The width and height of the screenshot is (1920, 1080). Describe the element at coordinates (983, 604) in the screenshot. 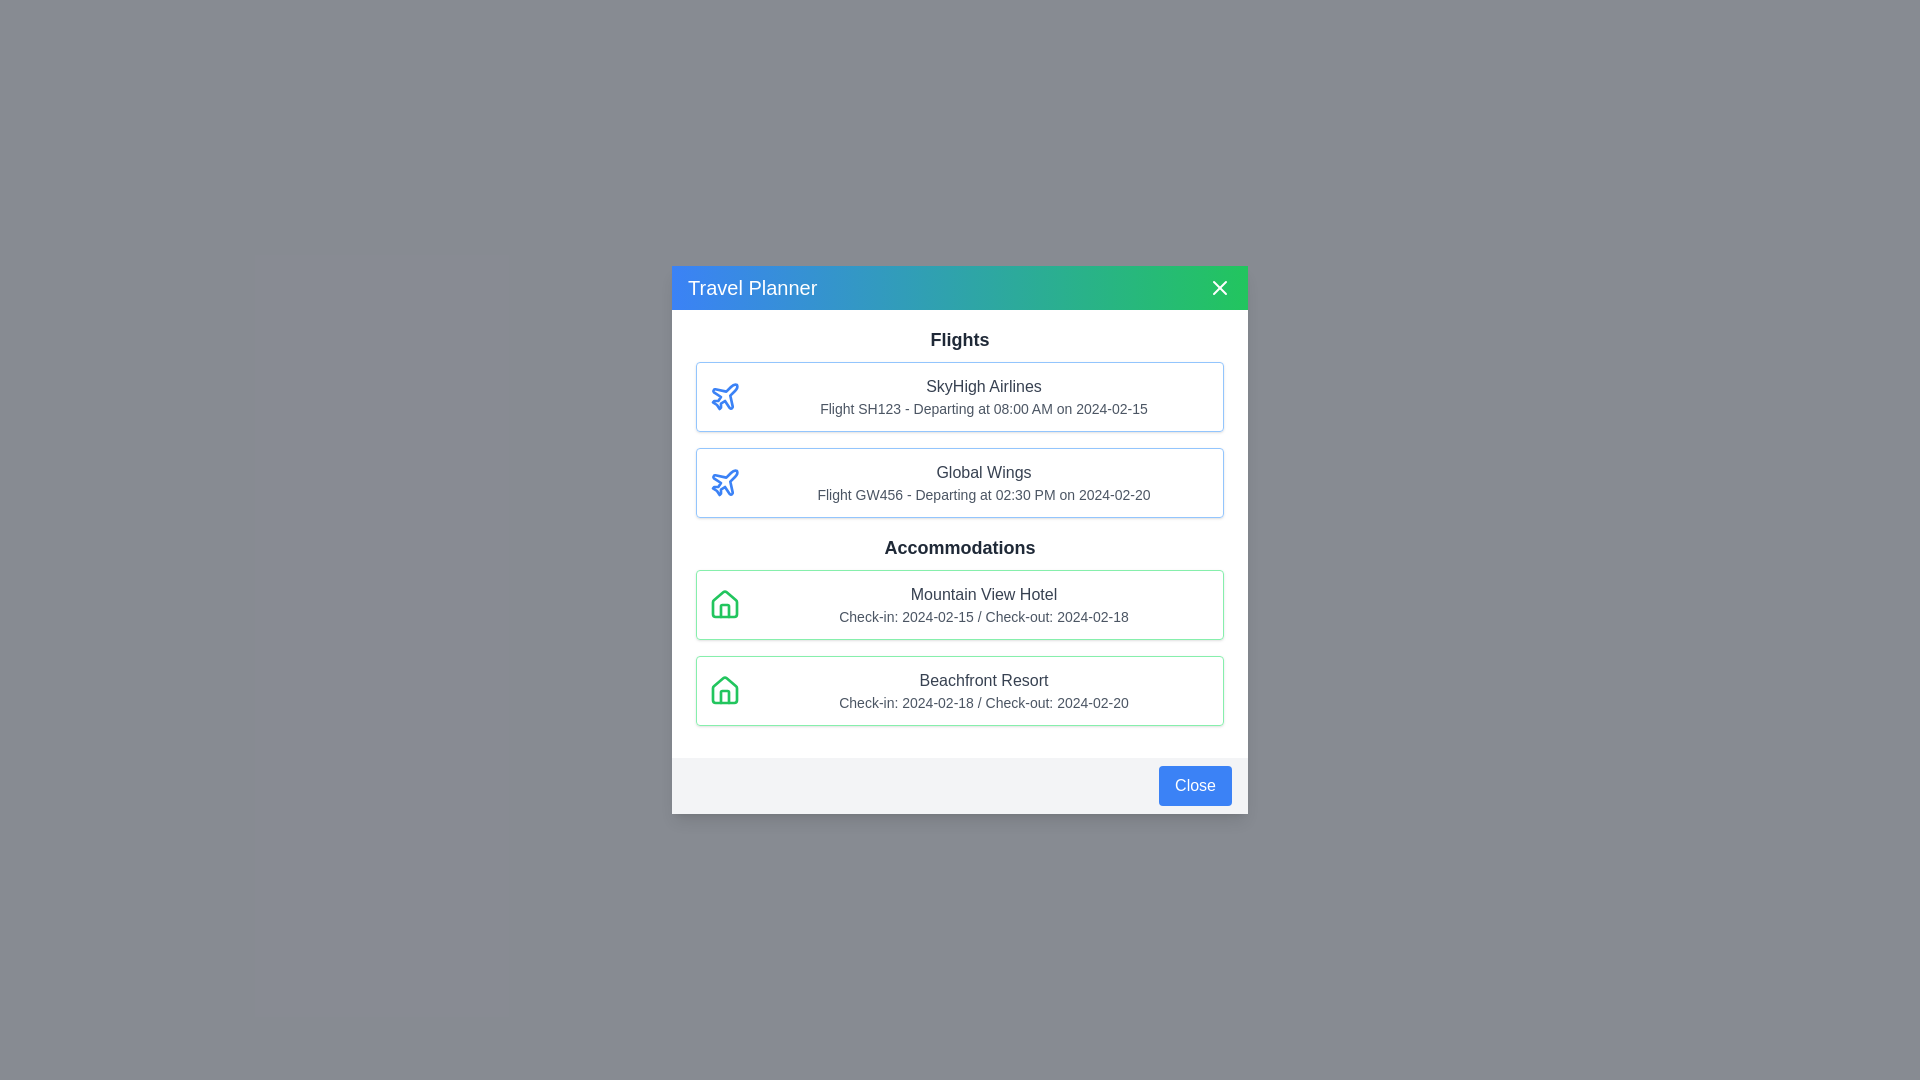

I see `displayed accommodation information from the text block titled 'Mountain View Hotel' located in the Travel Planner dialog box, which includes check-in and check-out dates` at that location.